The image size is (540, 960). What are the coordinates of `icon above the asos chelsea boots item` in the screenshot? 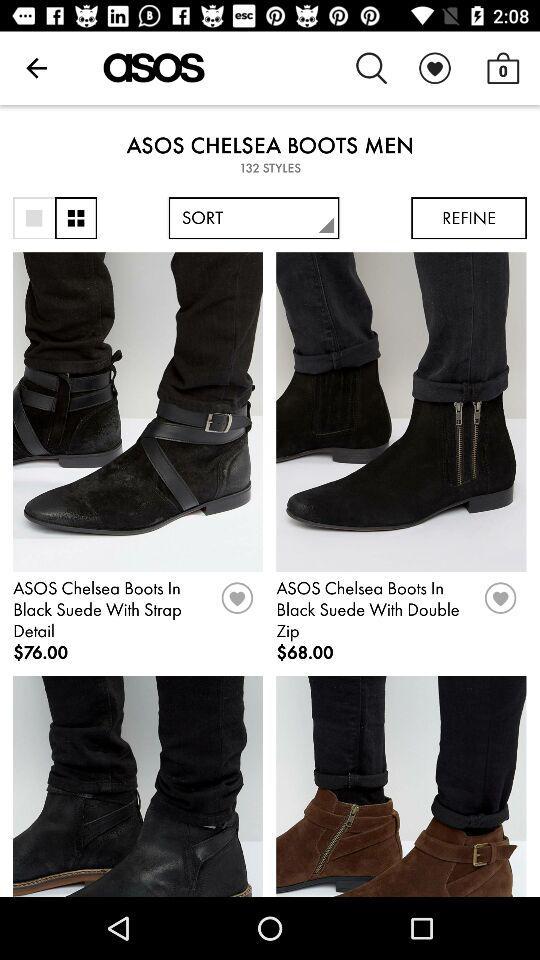 It's located at (372, 68).